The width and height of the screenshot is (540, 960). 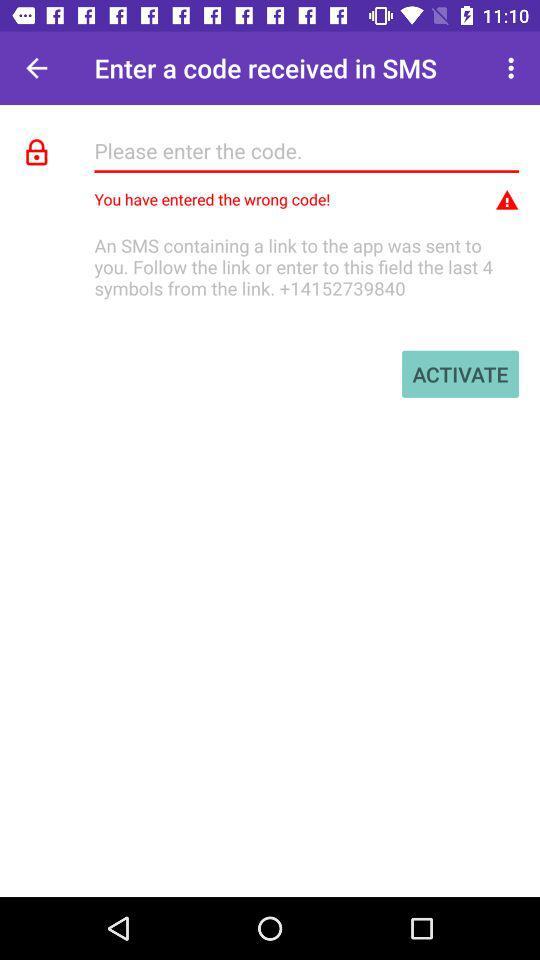 I want to click on code field, so click(x=306, y=149).